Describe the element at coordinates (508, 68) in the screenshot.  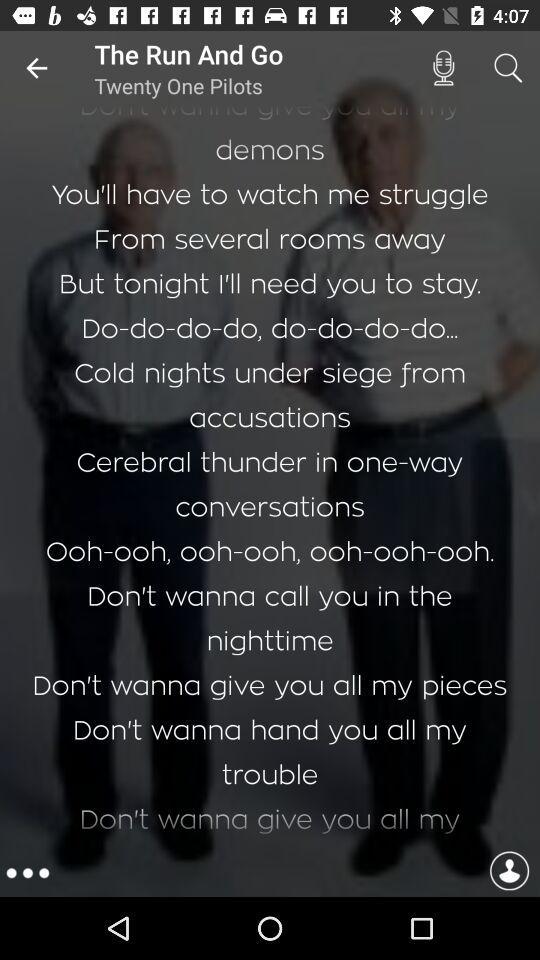
I see `icon above i can t item` at that location.